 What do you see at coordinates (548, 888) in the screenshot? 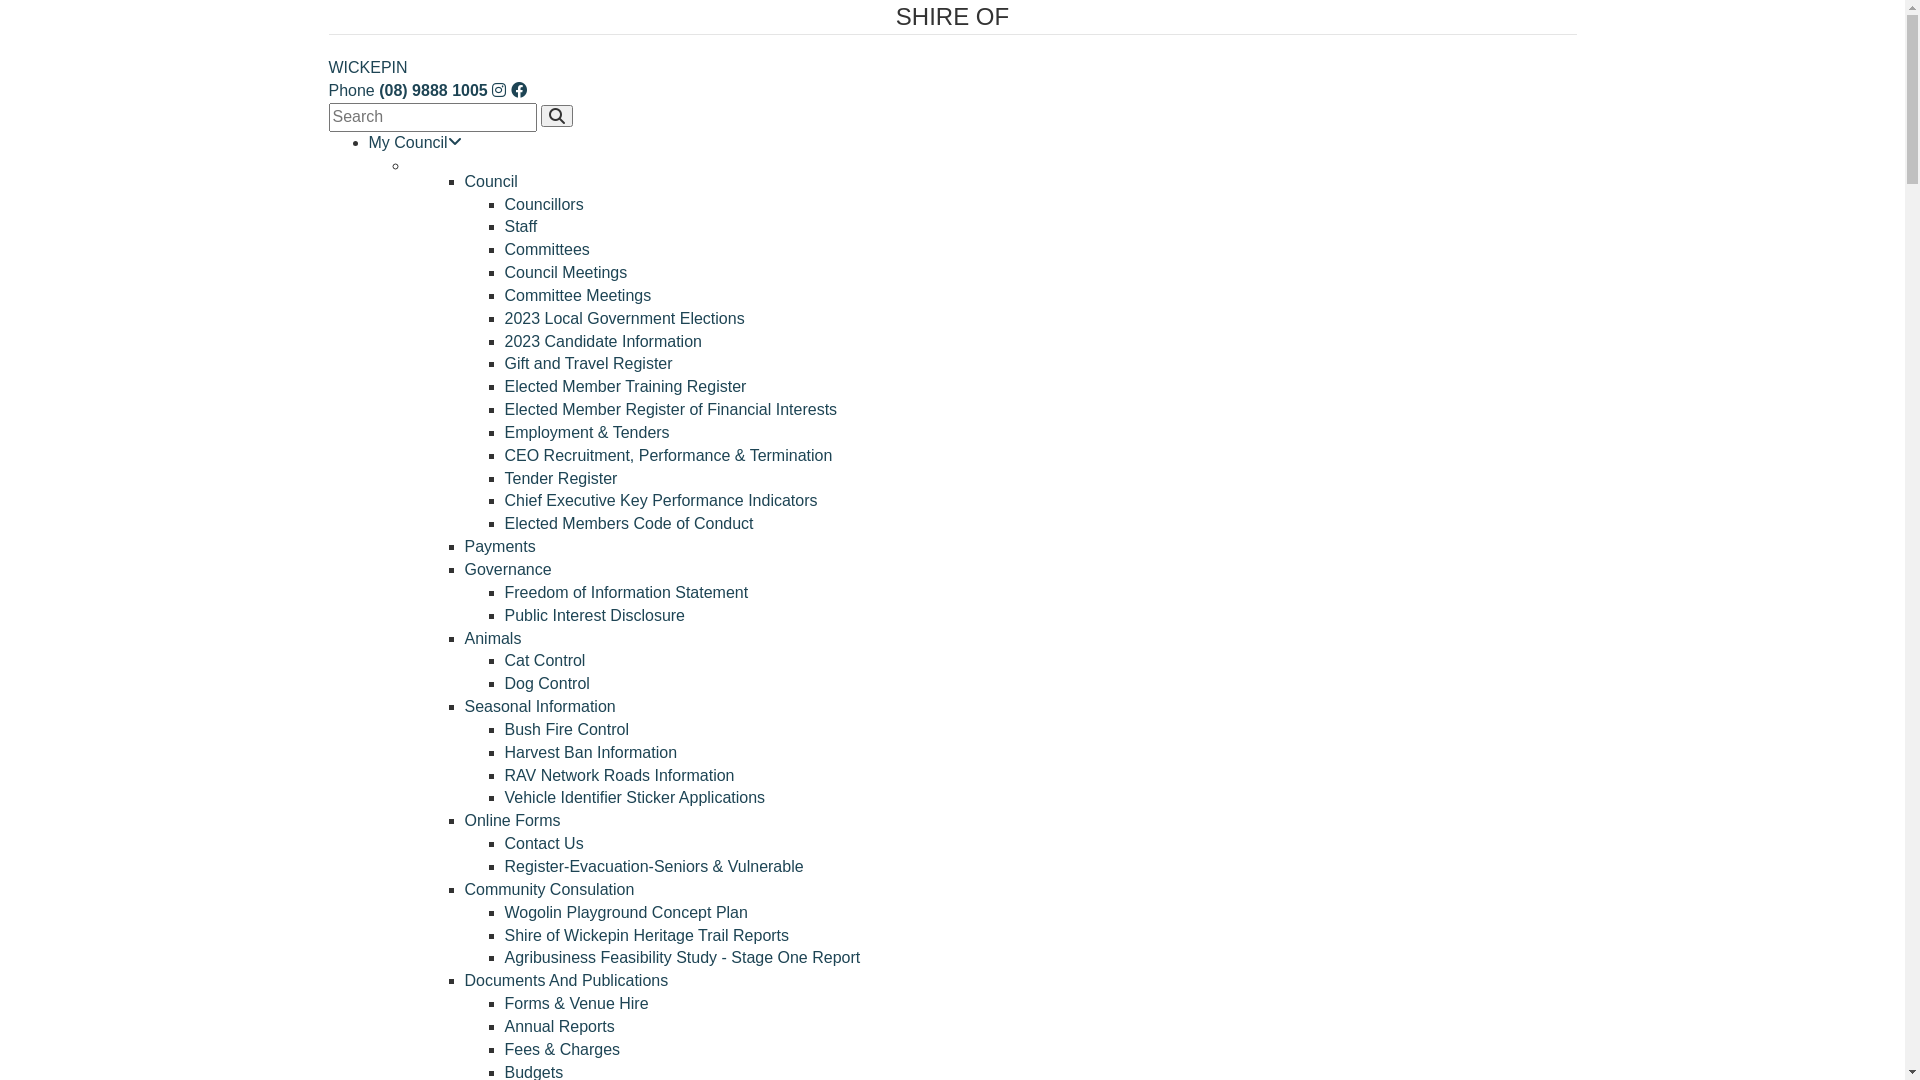
I see `'Community Consulation'` at bounding box center [548, 888].